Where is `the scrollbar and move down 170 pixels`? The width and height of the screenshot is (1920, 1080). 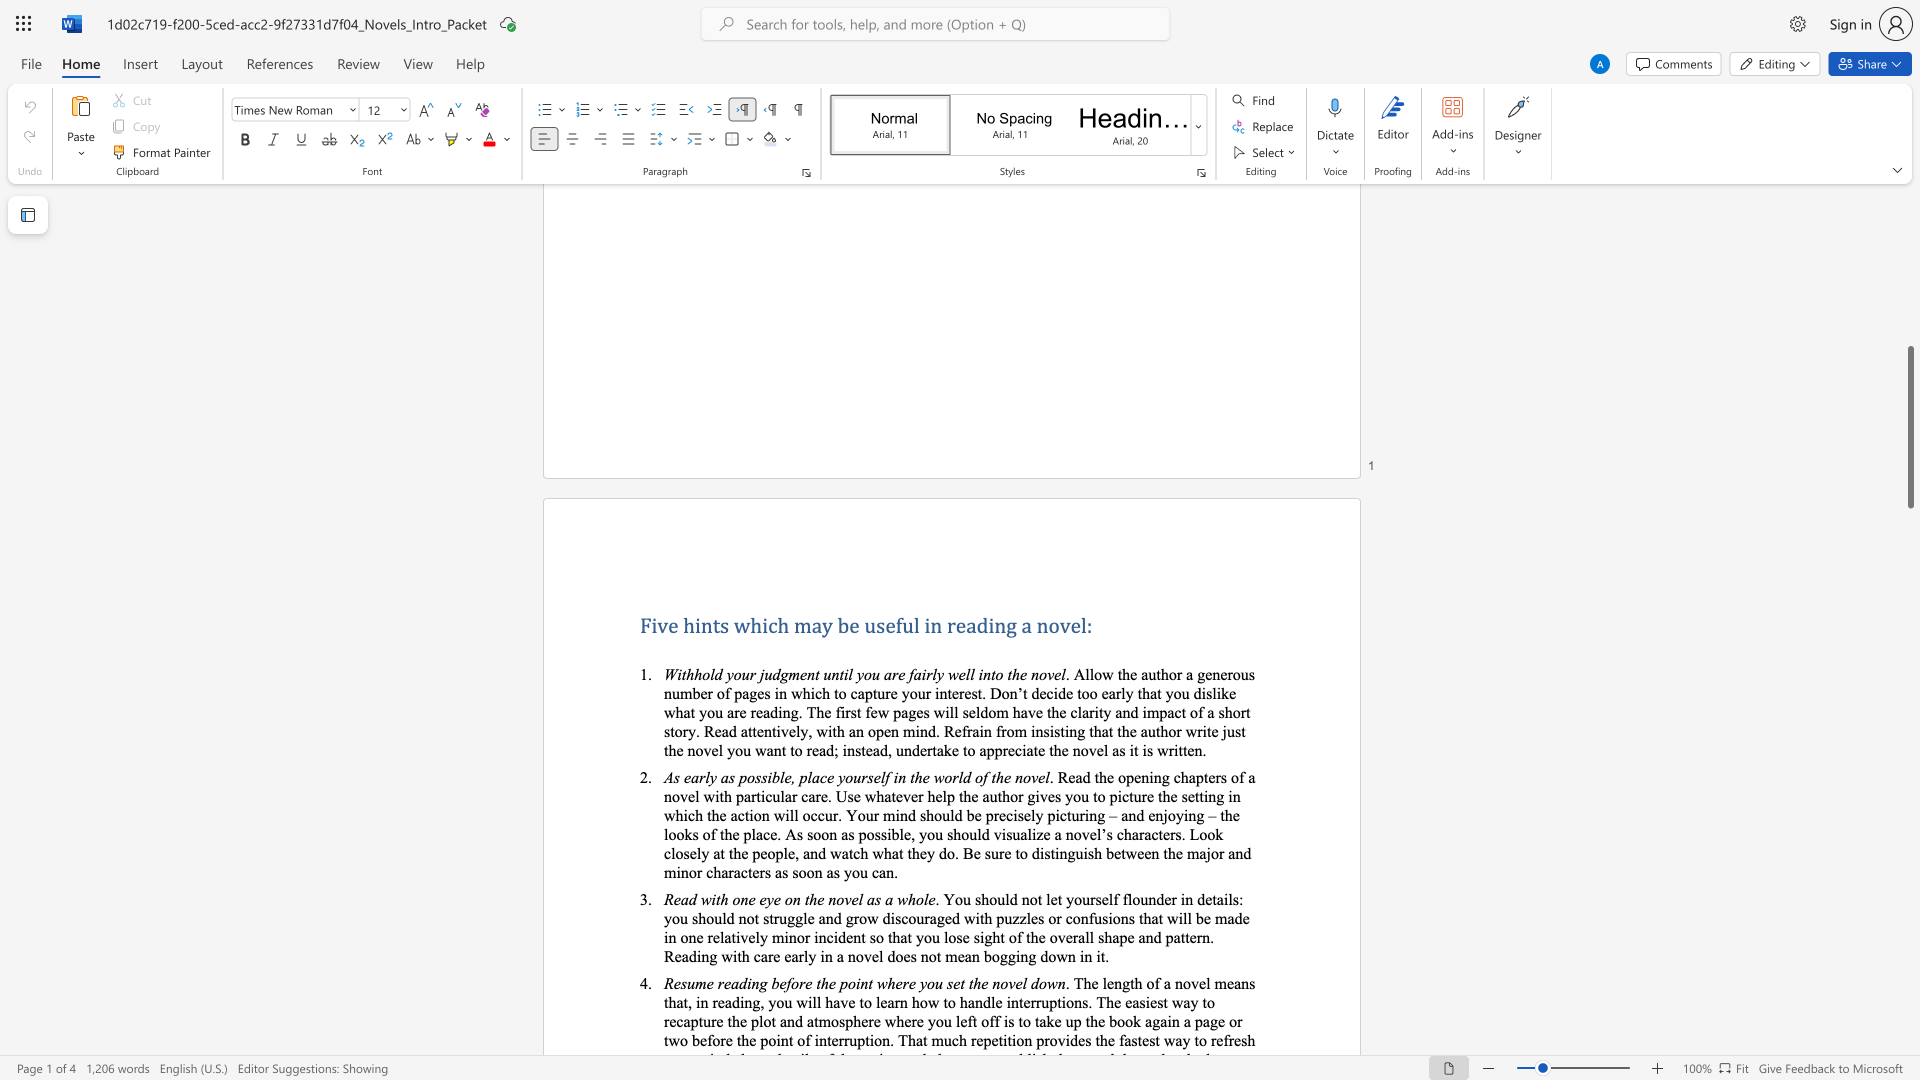
the scrollbar and move down 170 pixels is located at coordinates (1909, 426).